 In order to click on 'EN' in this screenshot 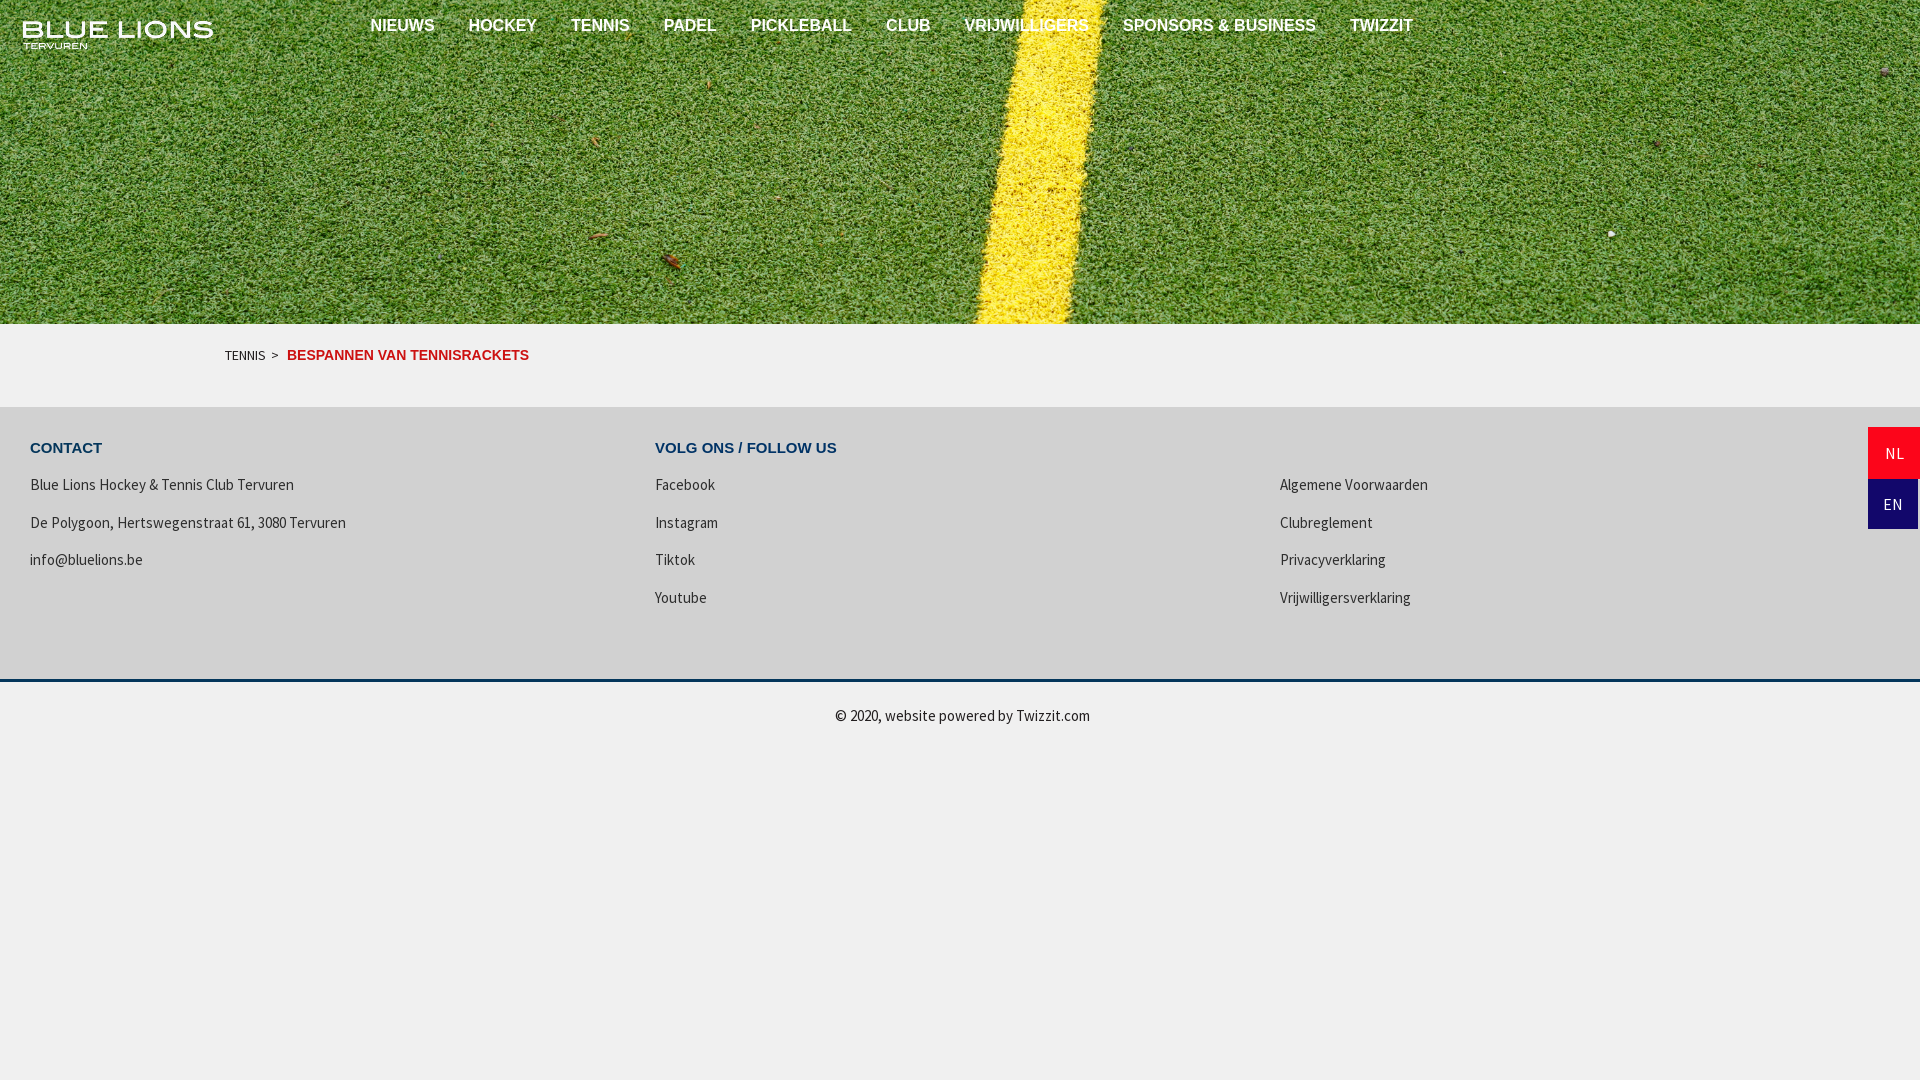, I will do `click(1891, 501)`.